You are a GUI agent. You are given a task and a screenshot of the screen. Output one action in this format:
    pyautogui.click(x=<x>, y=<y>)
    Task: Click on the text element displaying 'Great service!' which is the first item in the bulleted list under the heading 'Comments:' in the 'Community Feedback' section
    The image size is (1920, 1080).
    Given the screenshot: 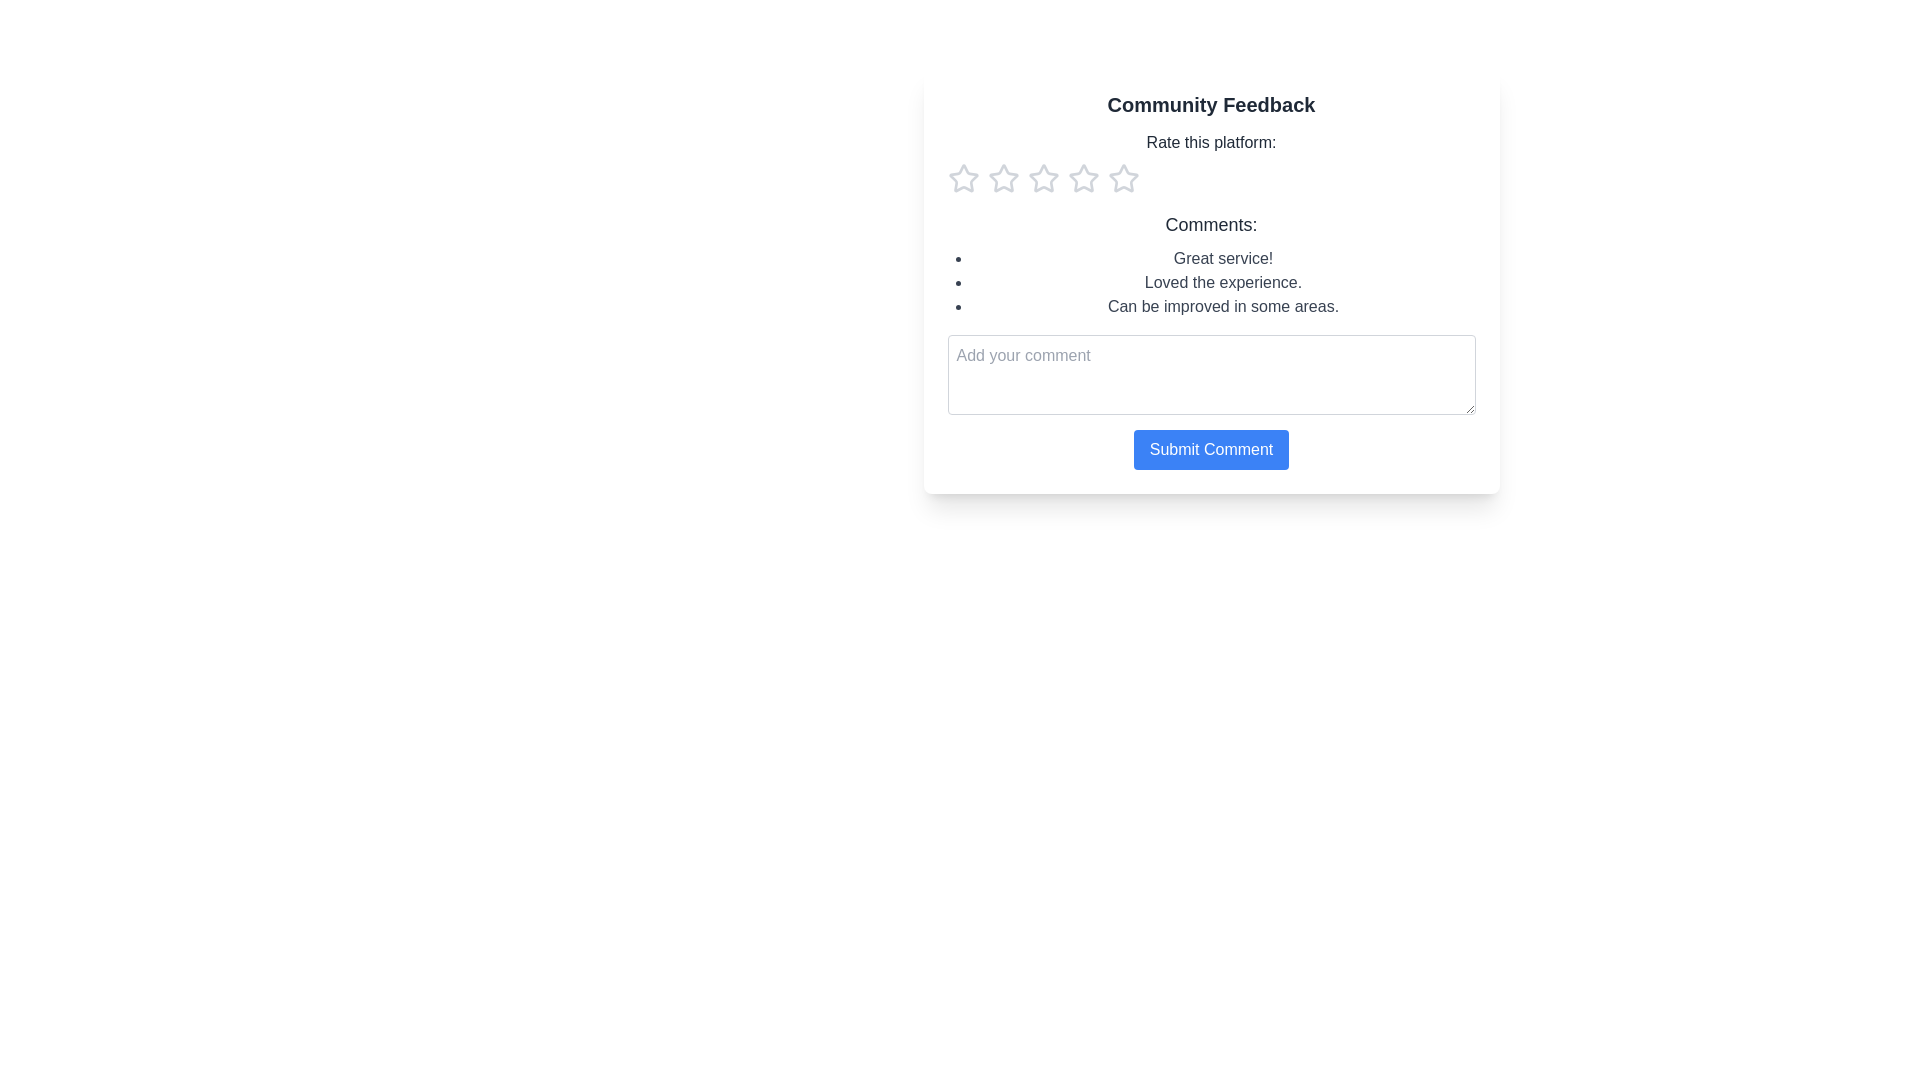 What is the action you would take?
    pyautogui.click(x=1222, y=257)
    